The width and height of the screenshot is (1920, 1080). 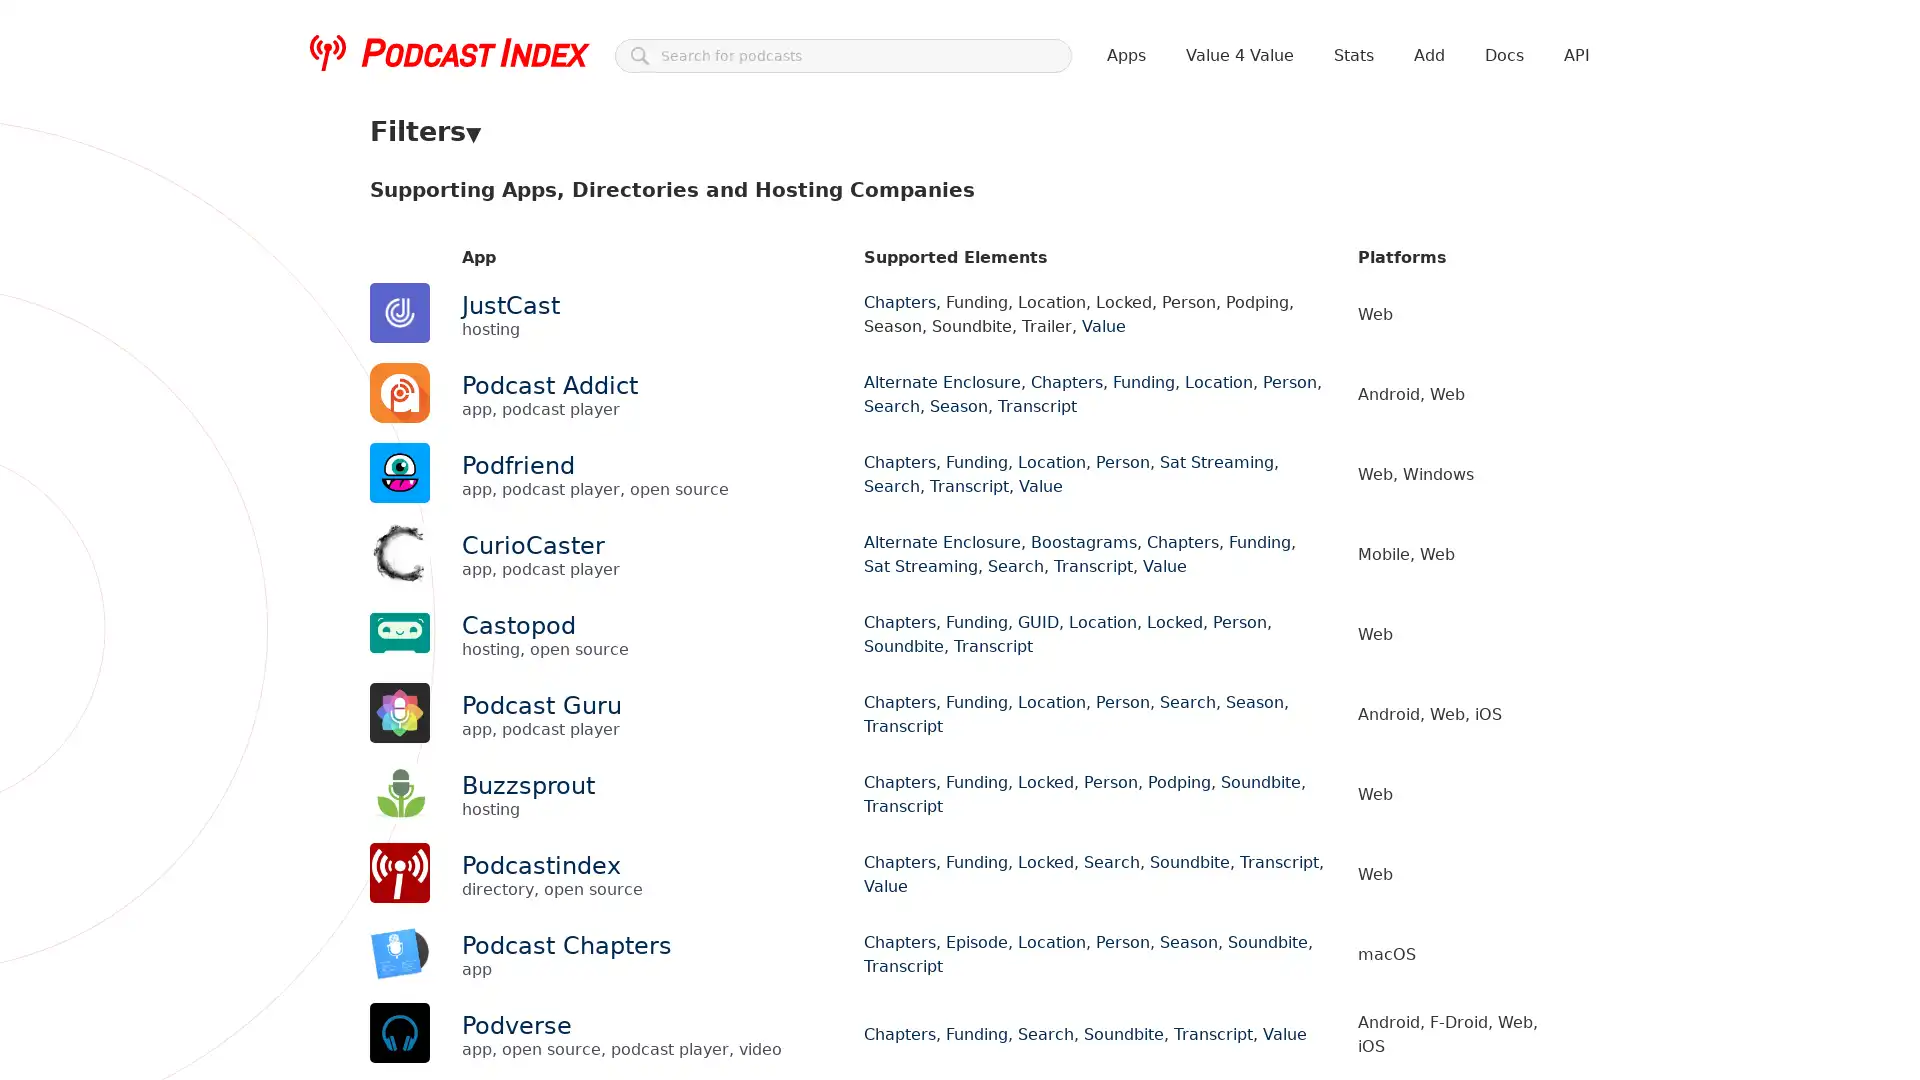 What do you see at coordinates (879, 302) in the screenshot?
I see `Funding` at bounding box center [879, 302].